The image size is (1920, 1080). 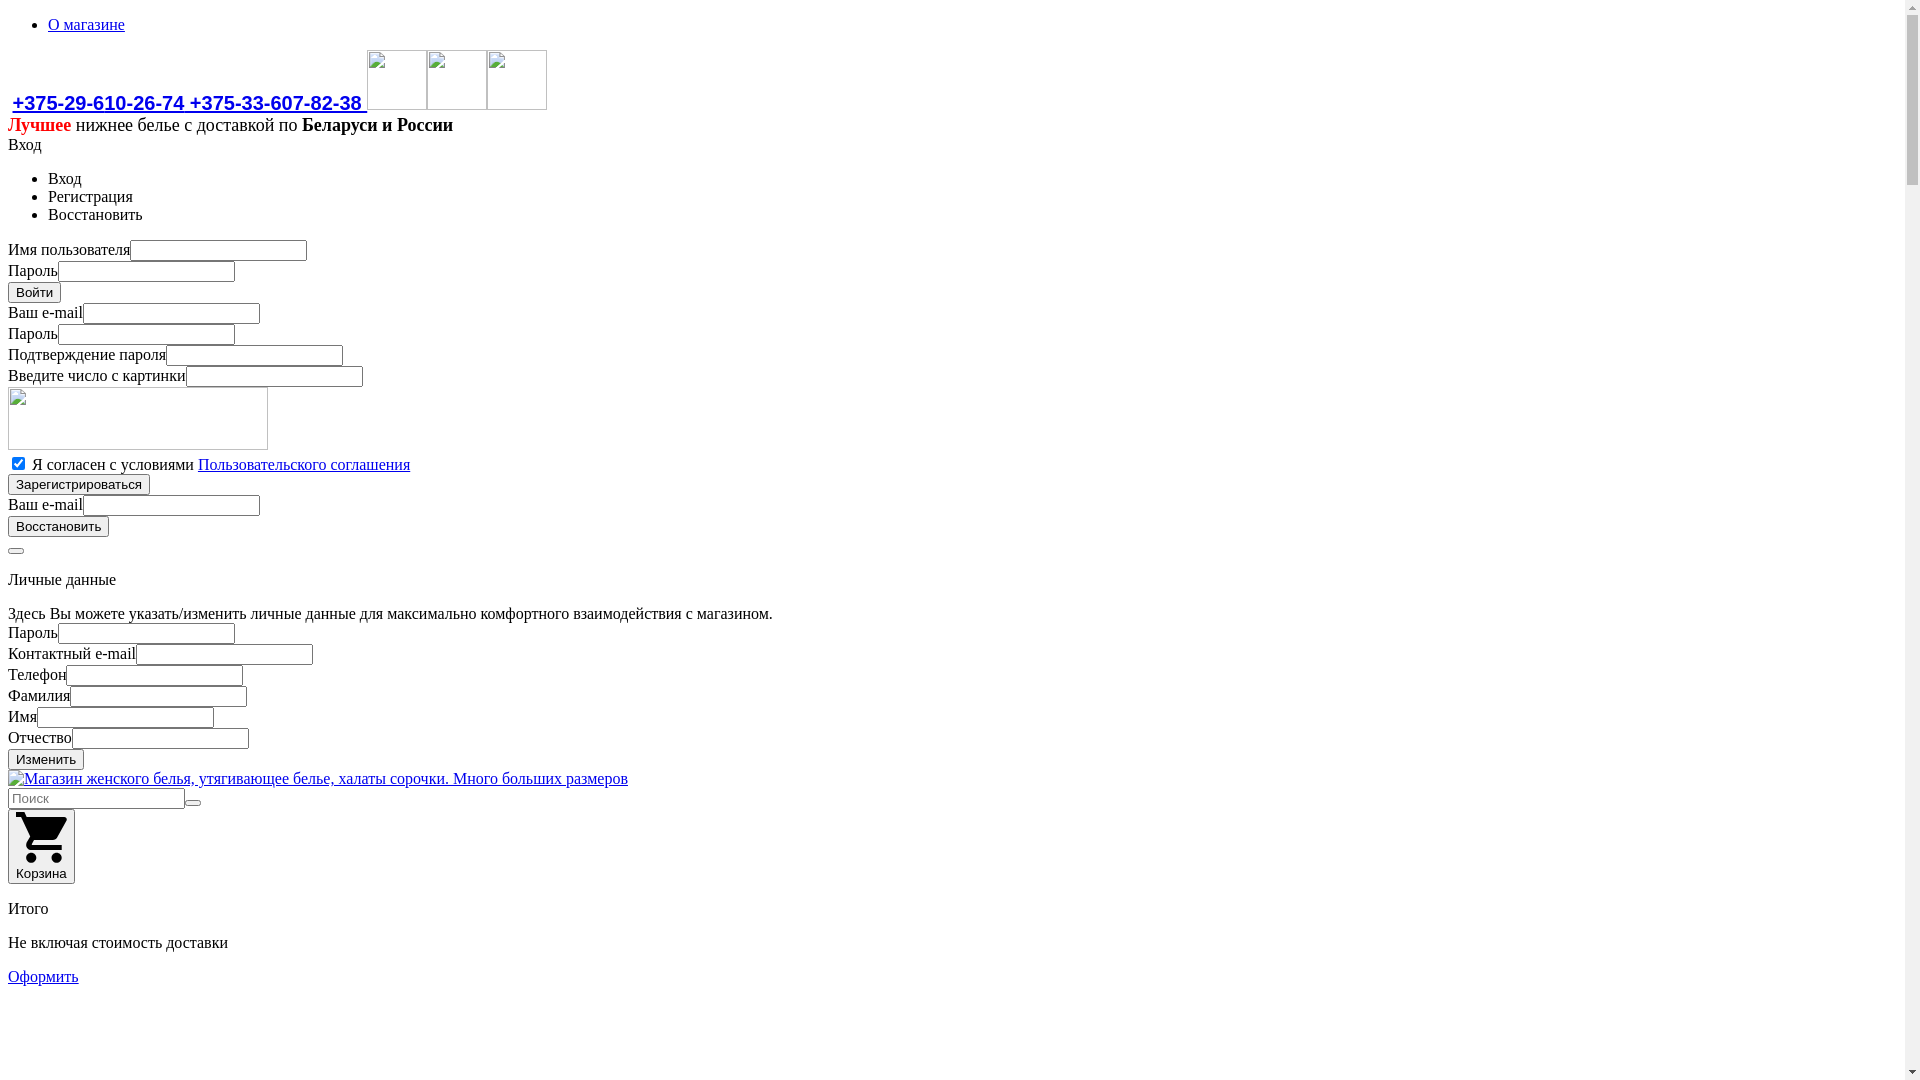 What do you see at coordinates (57, 103) in the screenshot?
I see `'+375-29-6'` at bounding box center [57, 103].